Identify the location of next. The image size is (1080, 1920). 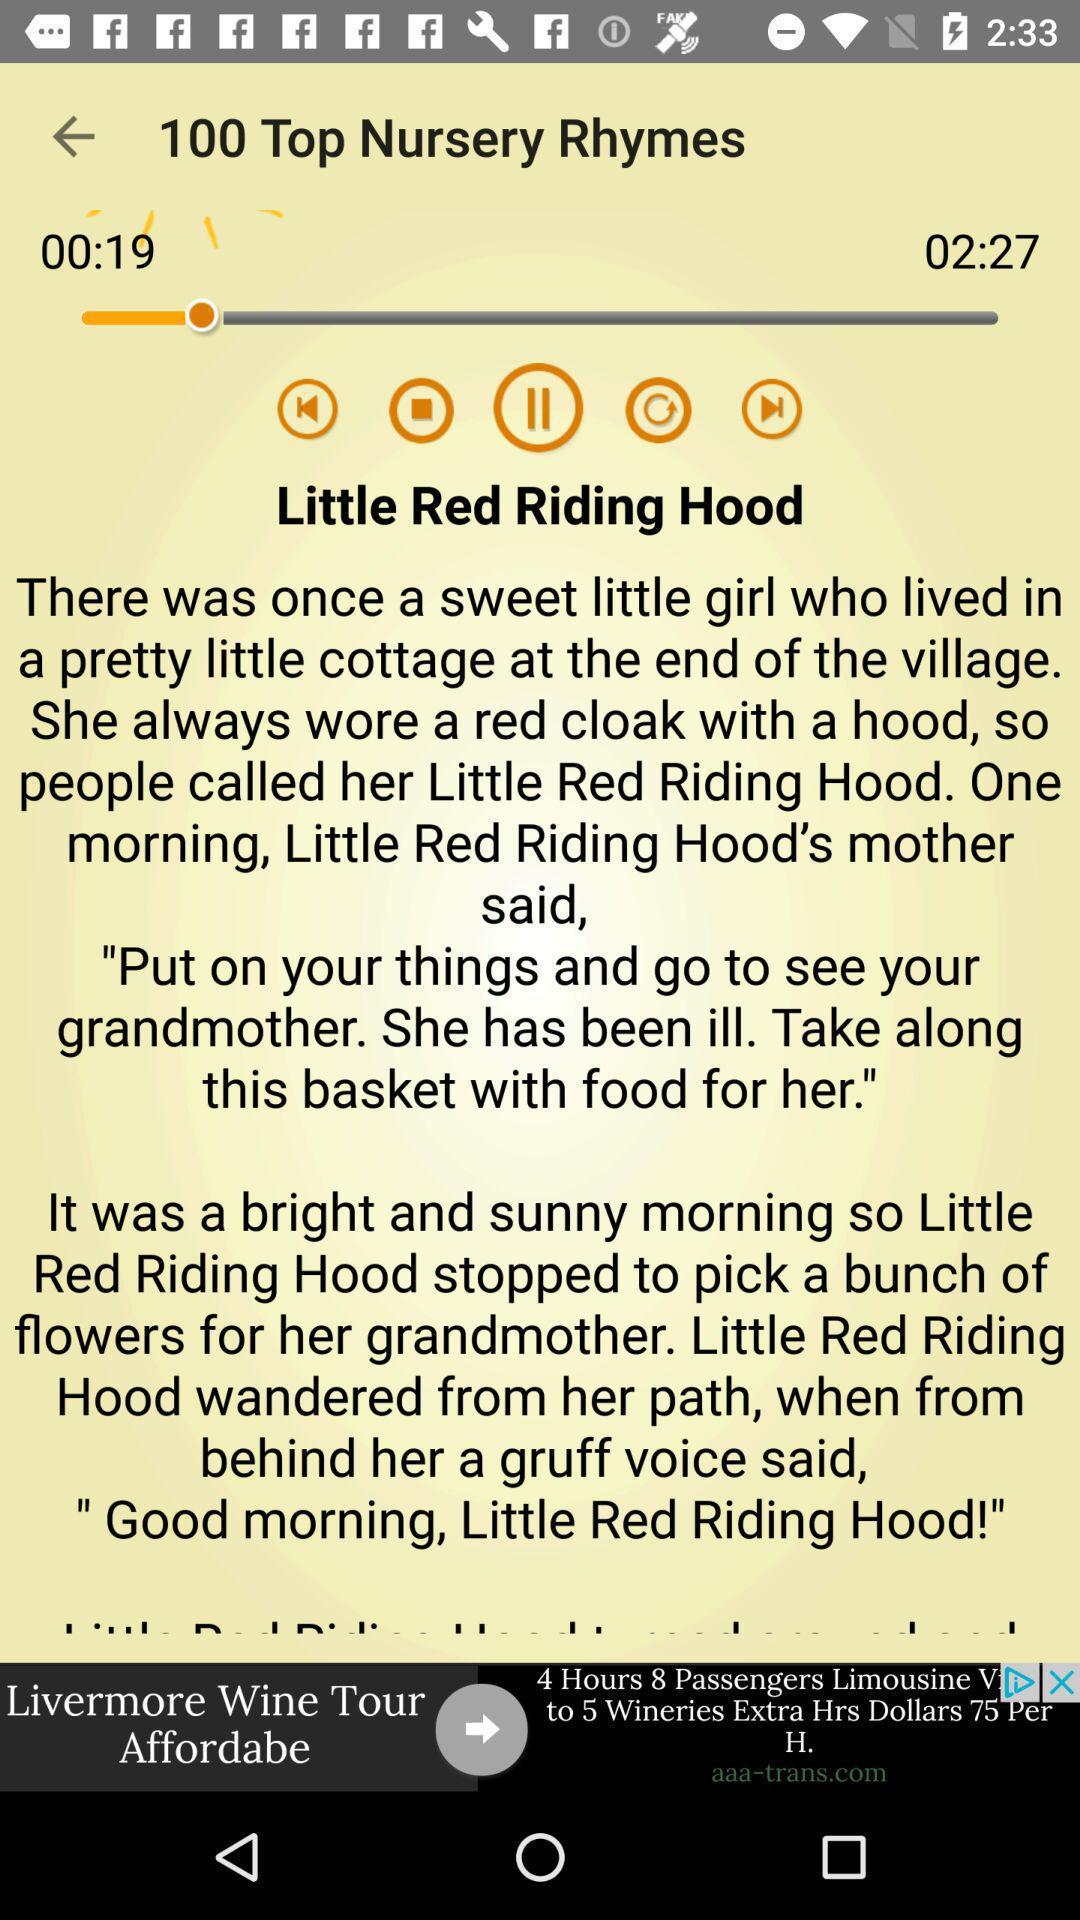
(771, 409).